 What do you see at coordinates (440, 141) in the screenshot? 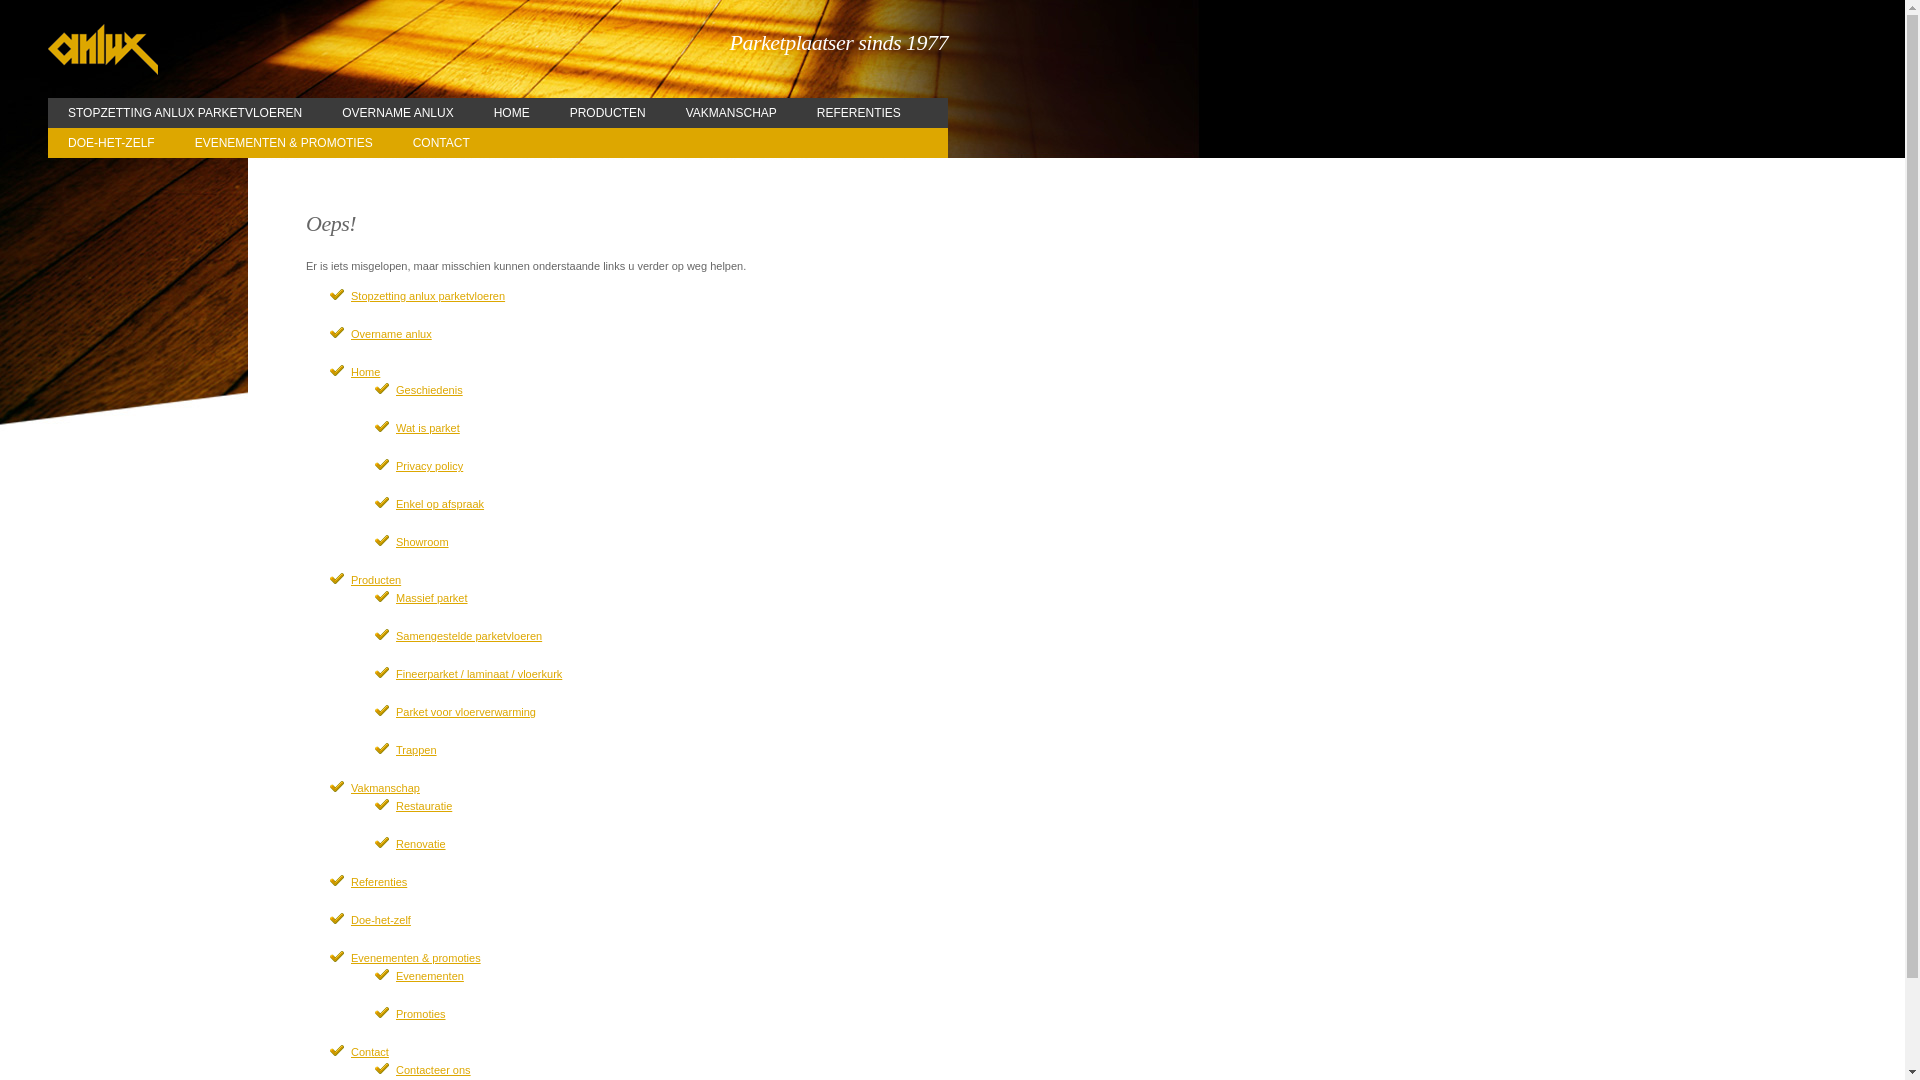
I see `'CONTACT'` at bounding box center [440, 141].